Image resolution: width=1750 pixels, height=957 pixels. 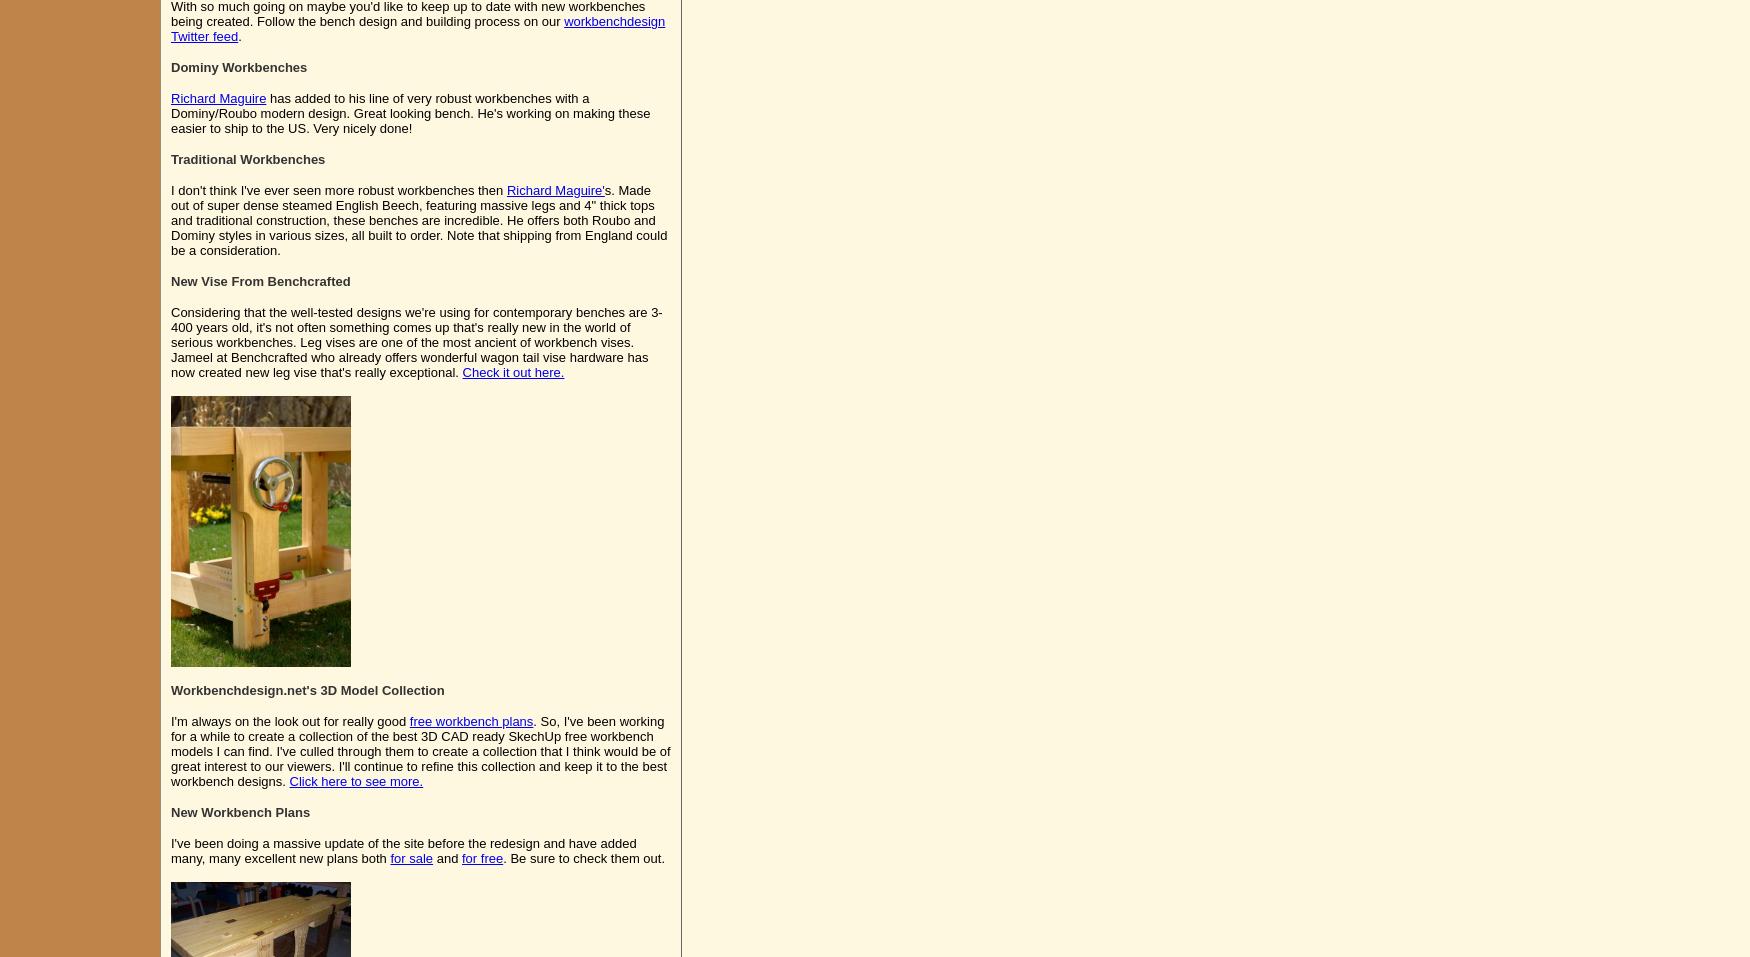 What do you see at coordinates (410, 857) in the screenshot?
I see `'for sale'` at bounding box center [410, 857].